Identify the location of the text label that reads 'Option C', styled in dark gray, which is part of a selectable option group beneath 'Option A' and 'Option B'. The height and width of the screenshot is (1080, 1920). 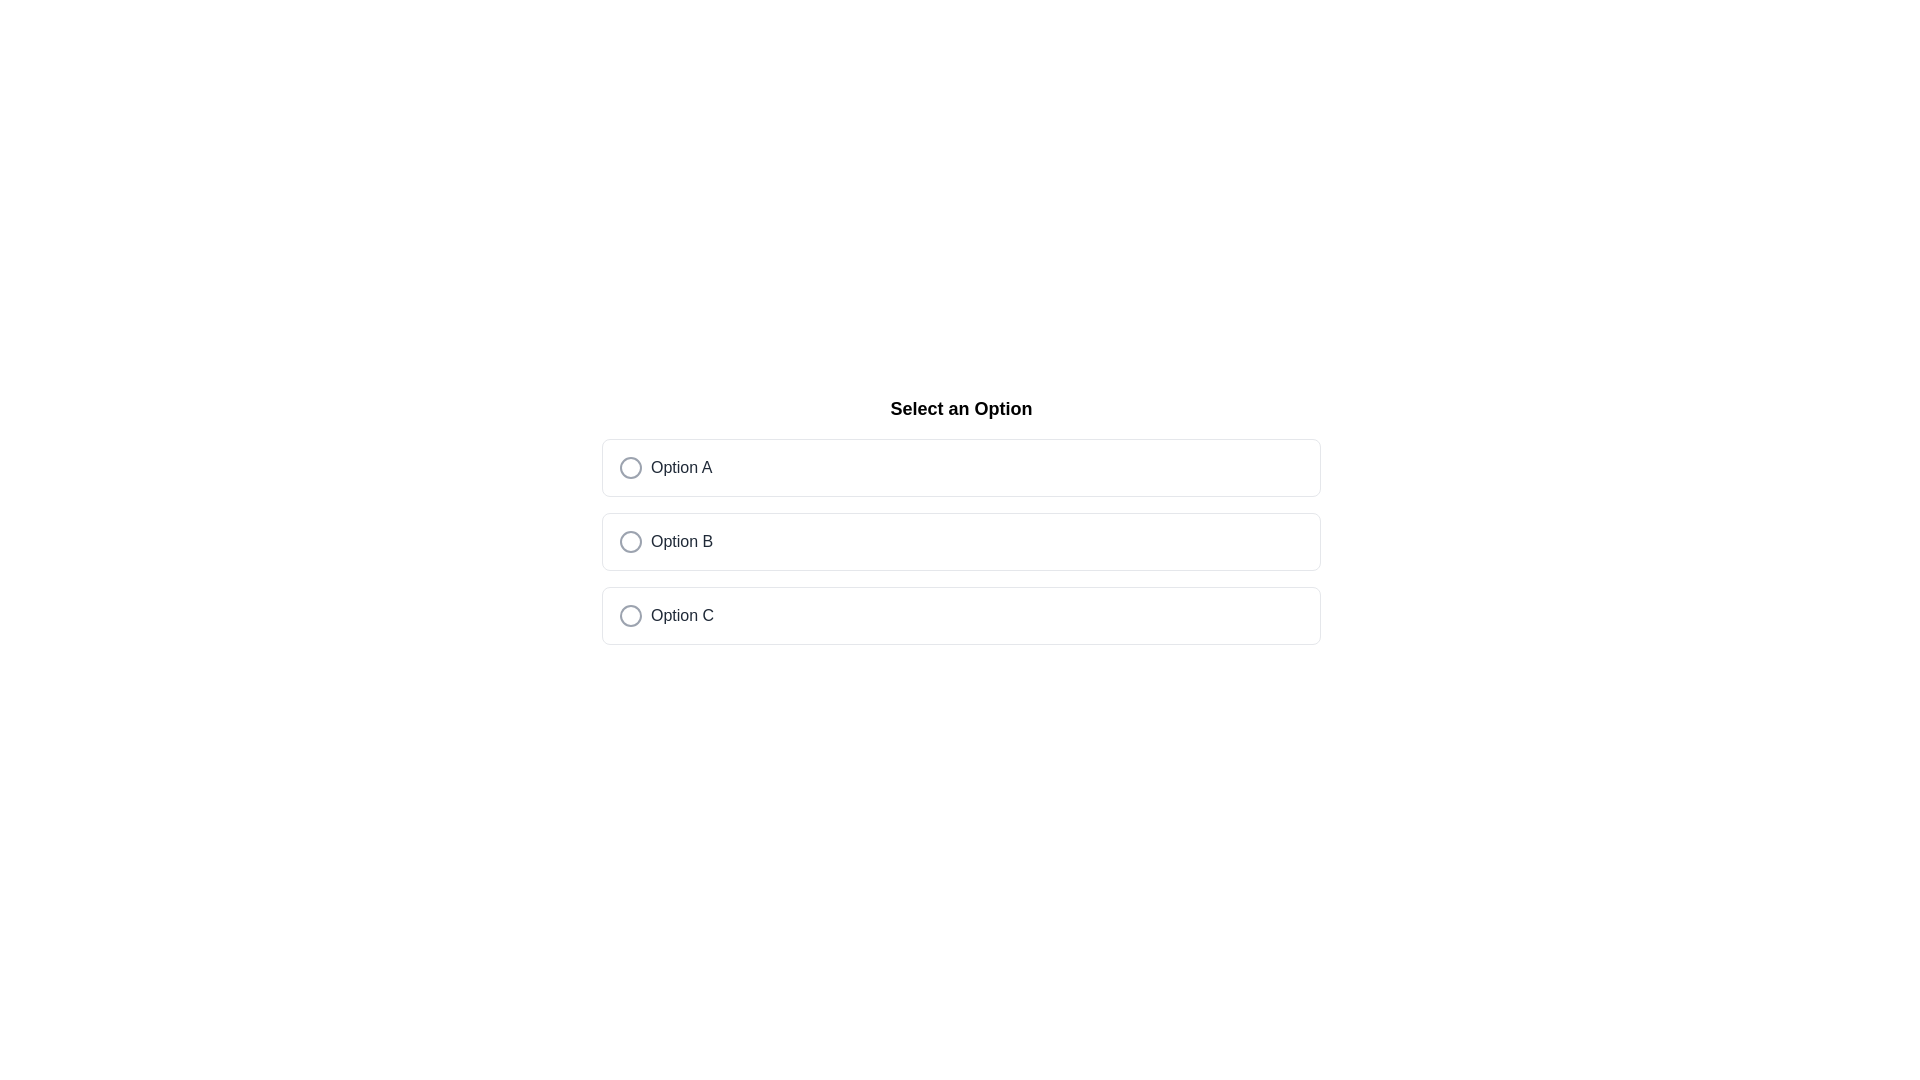
(682, 615).